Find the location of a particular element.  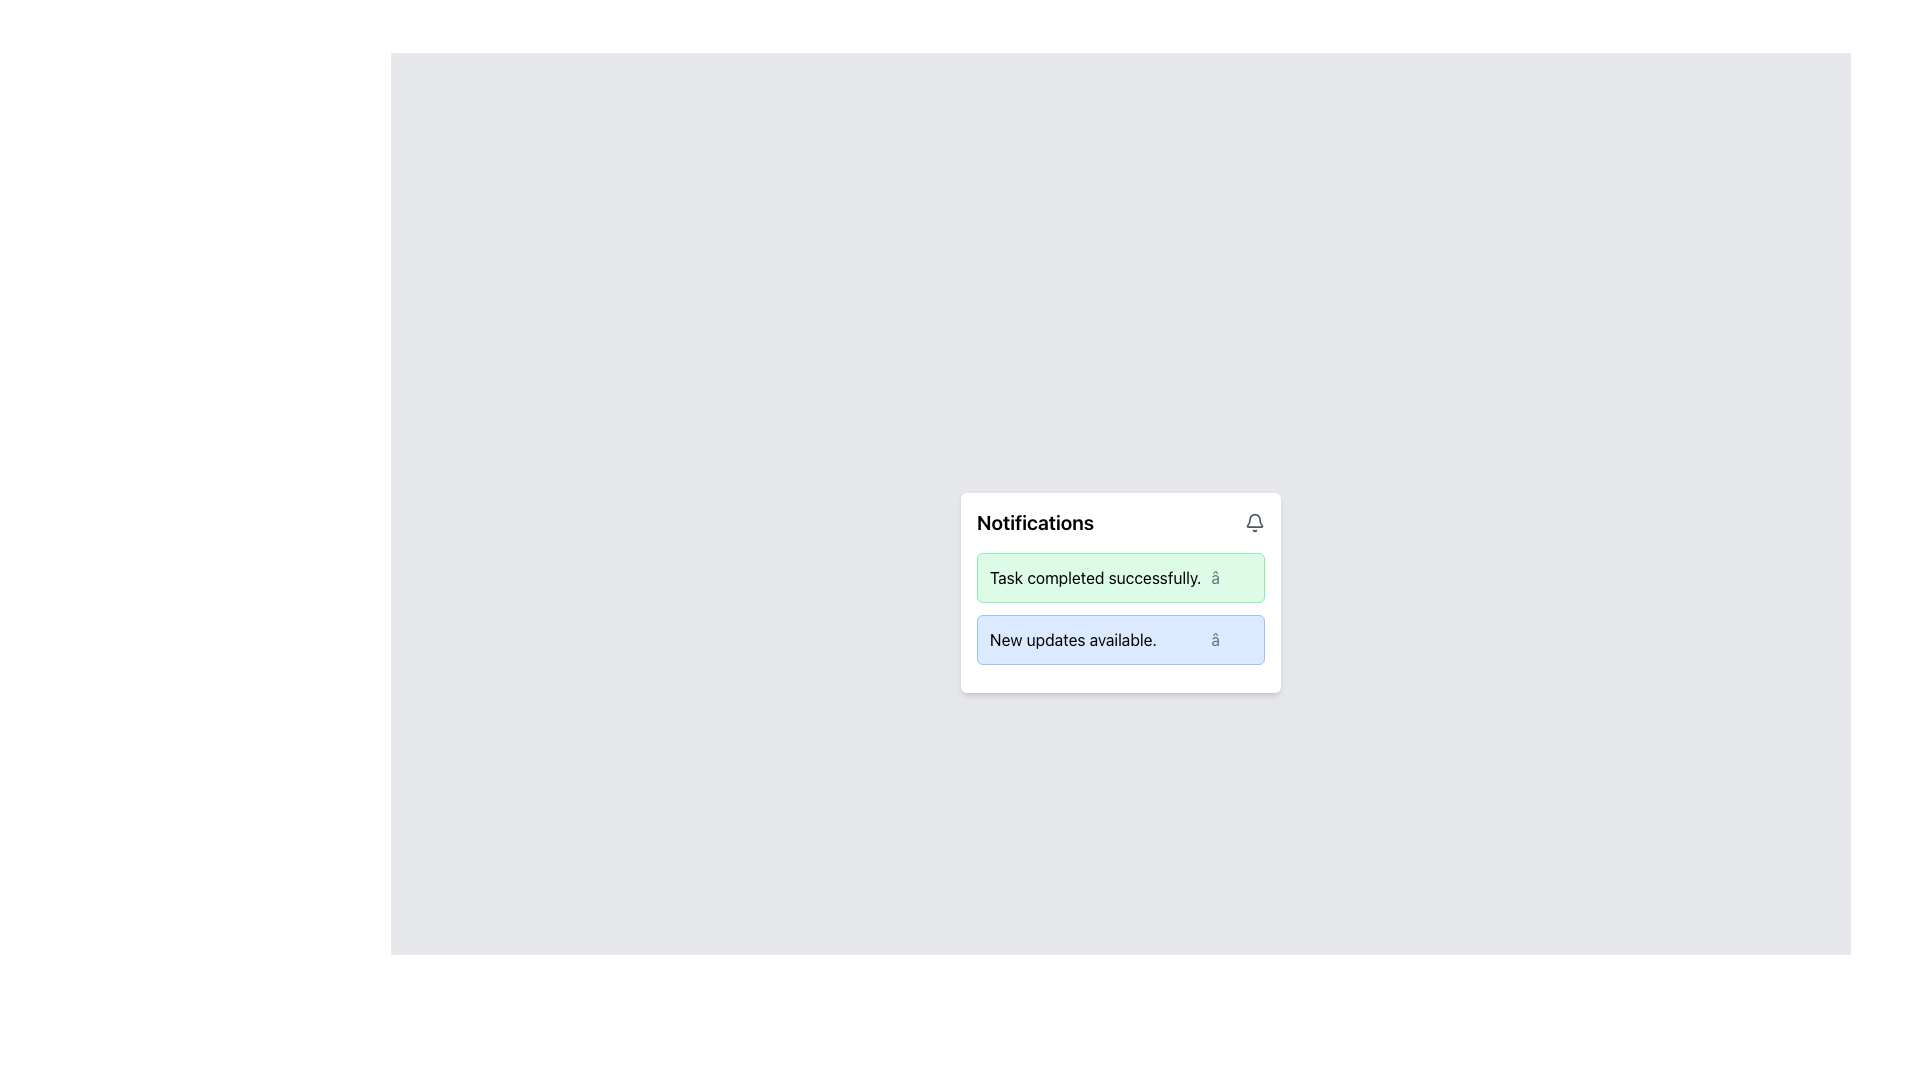

the Notification Box that indicates the successful completion of a task by clicking on it is located at coordinates (1121, 578).